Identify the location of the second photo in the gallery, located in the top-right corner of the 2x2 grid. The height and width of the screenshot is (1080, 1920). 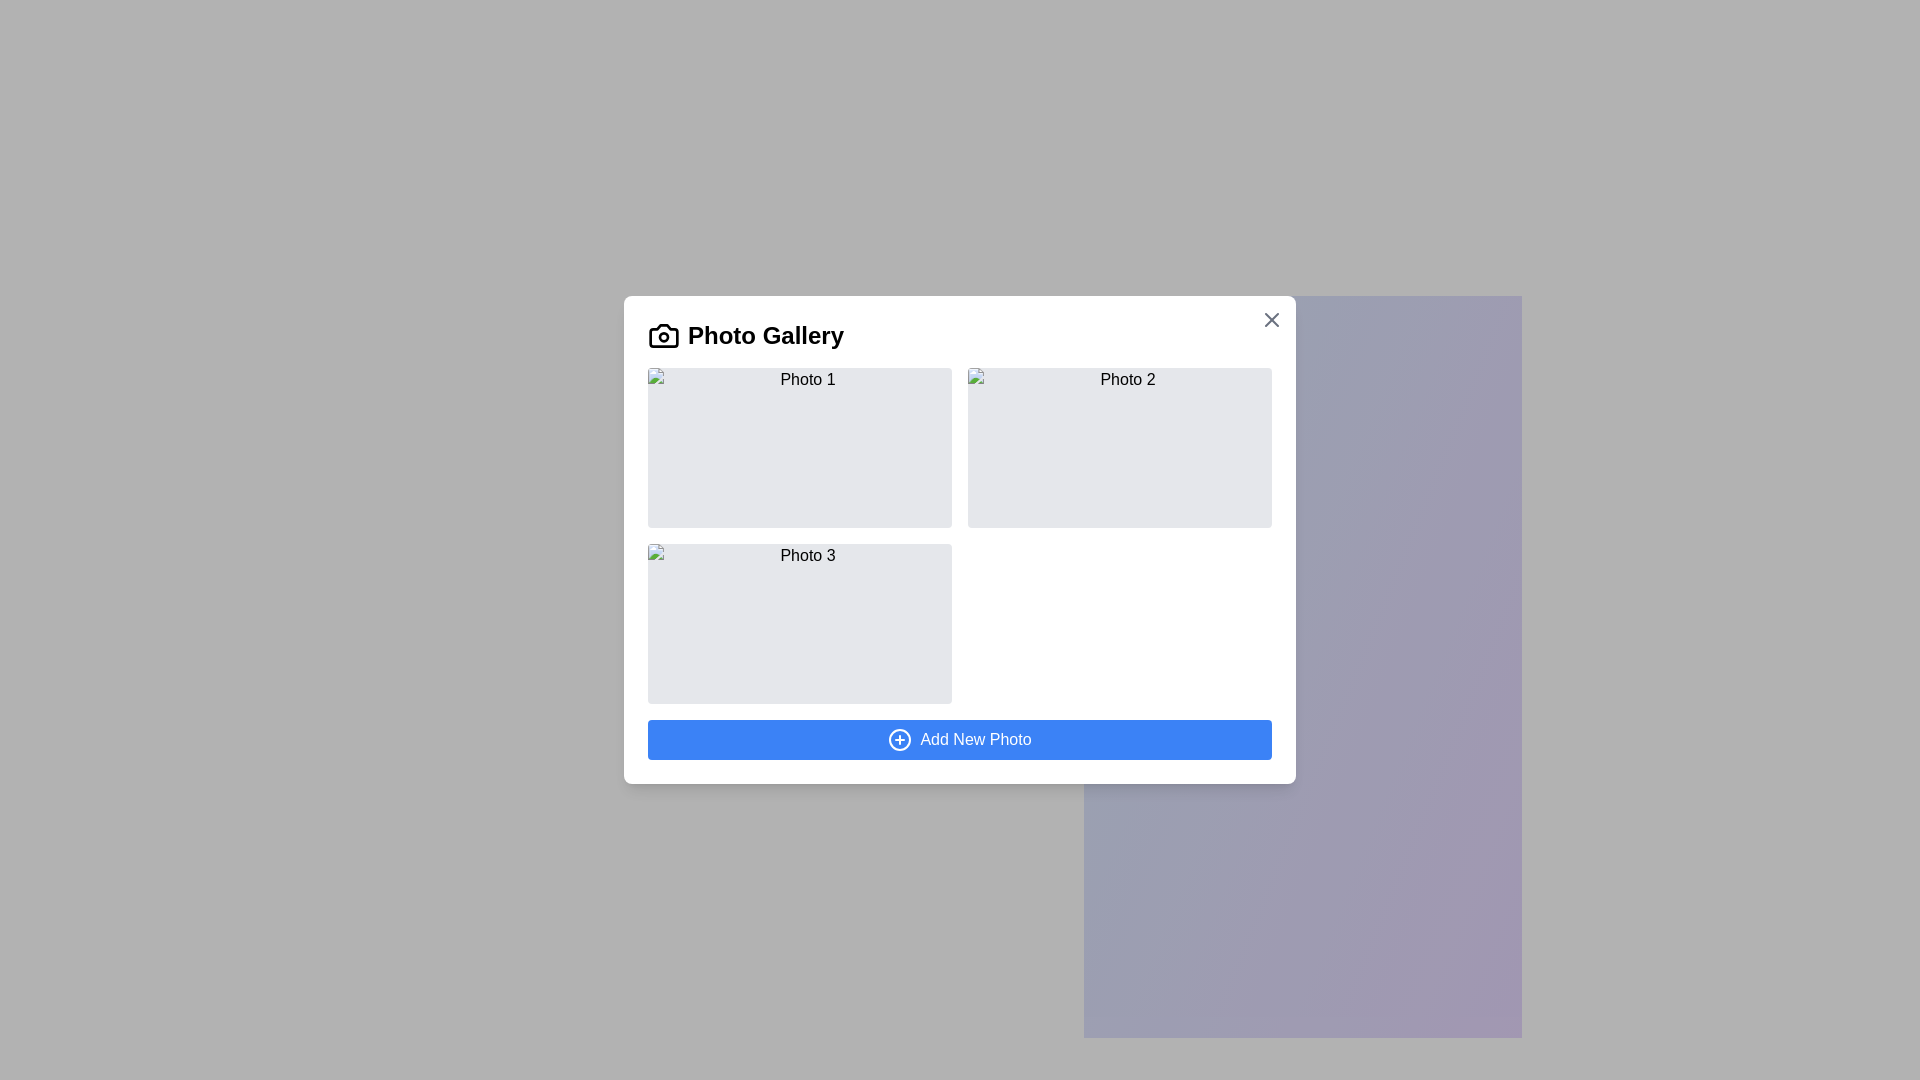
(1118, 446).